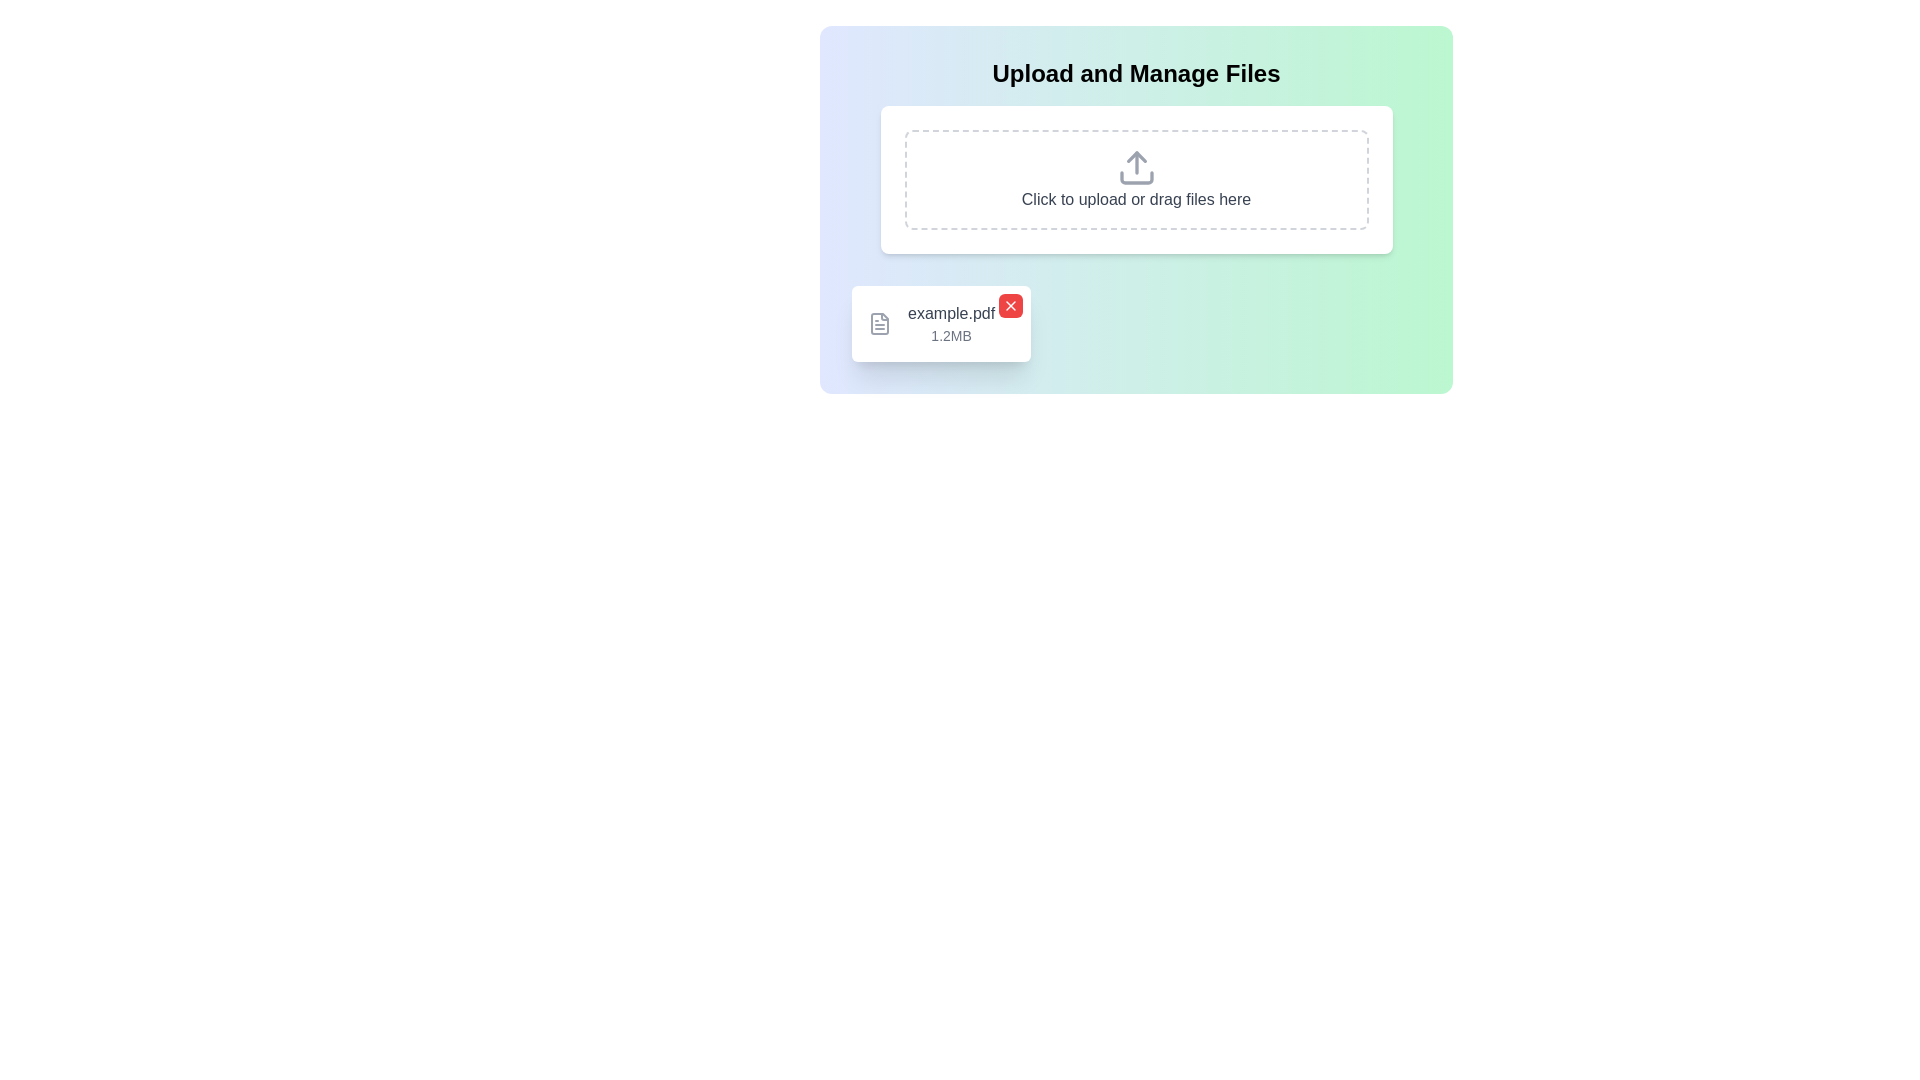 The width and height of the screenshot is (1920, 1080). What do you see at coordinates (1011, 305) in the screenshot?
I see `the small red button with rounded corners and an 'X' icon located in the top-right corner of the card displaying 'example.pdf 1.2MB'` at bounding box center [1011, 305].